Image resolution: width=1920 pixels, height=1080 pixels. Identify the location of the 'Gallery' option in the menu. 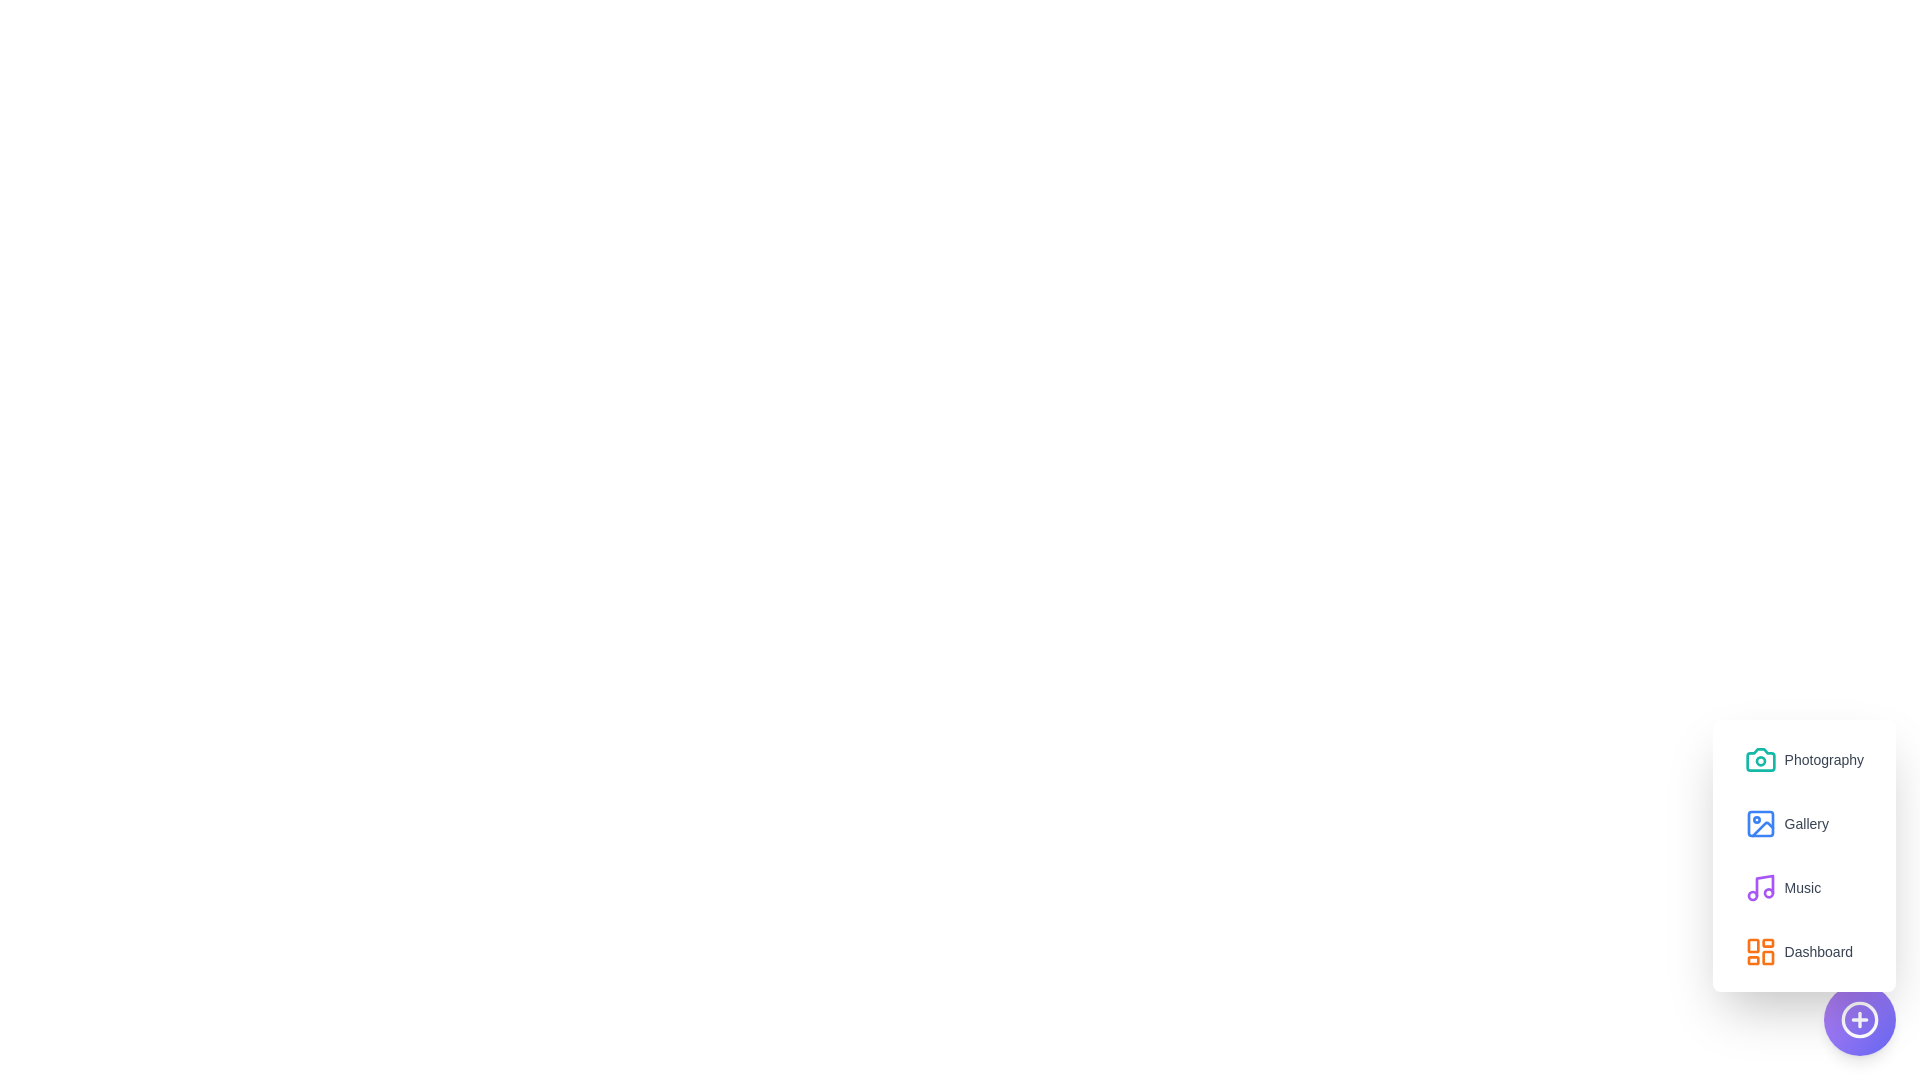
(1785, 824).